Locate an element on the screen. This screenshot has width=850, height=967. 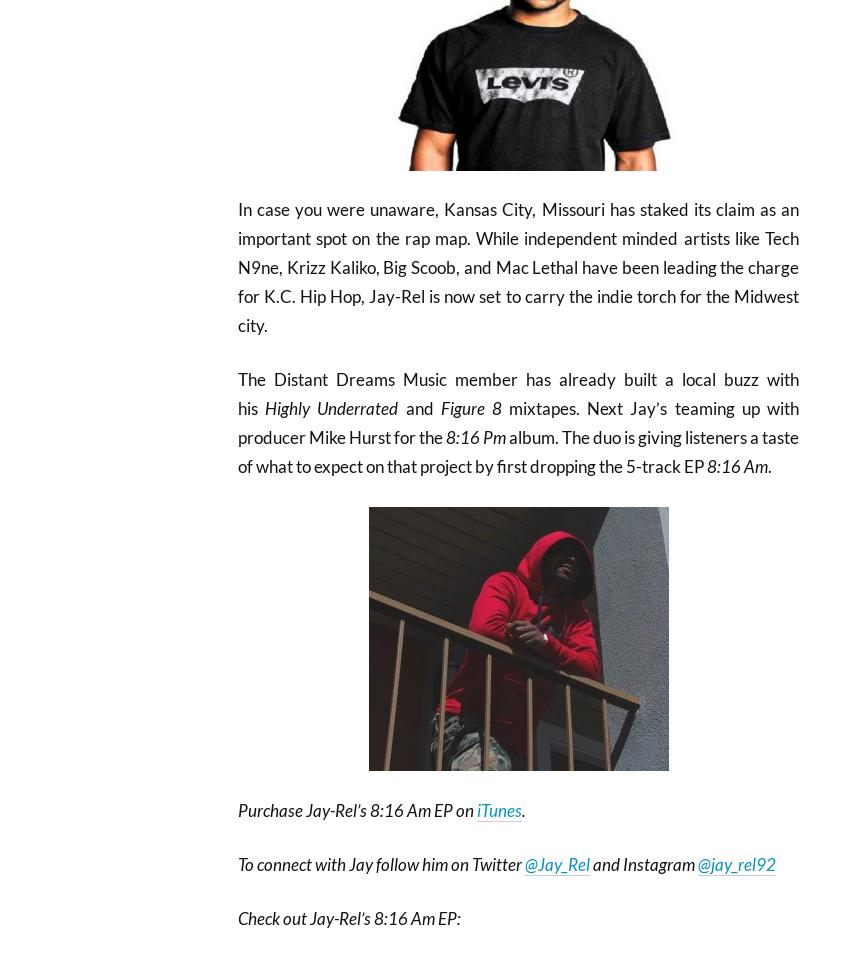
'and' is located at coordinates (418, 408).